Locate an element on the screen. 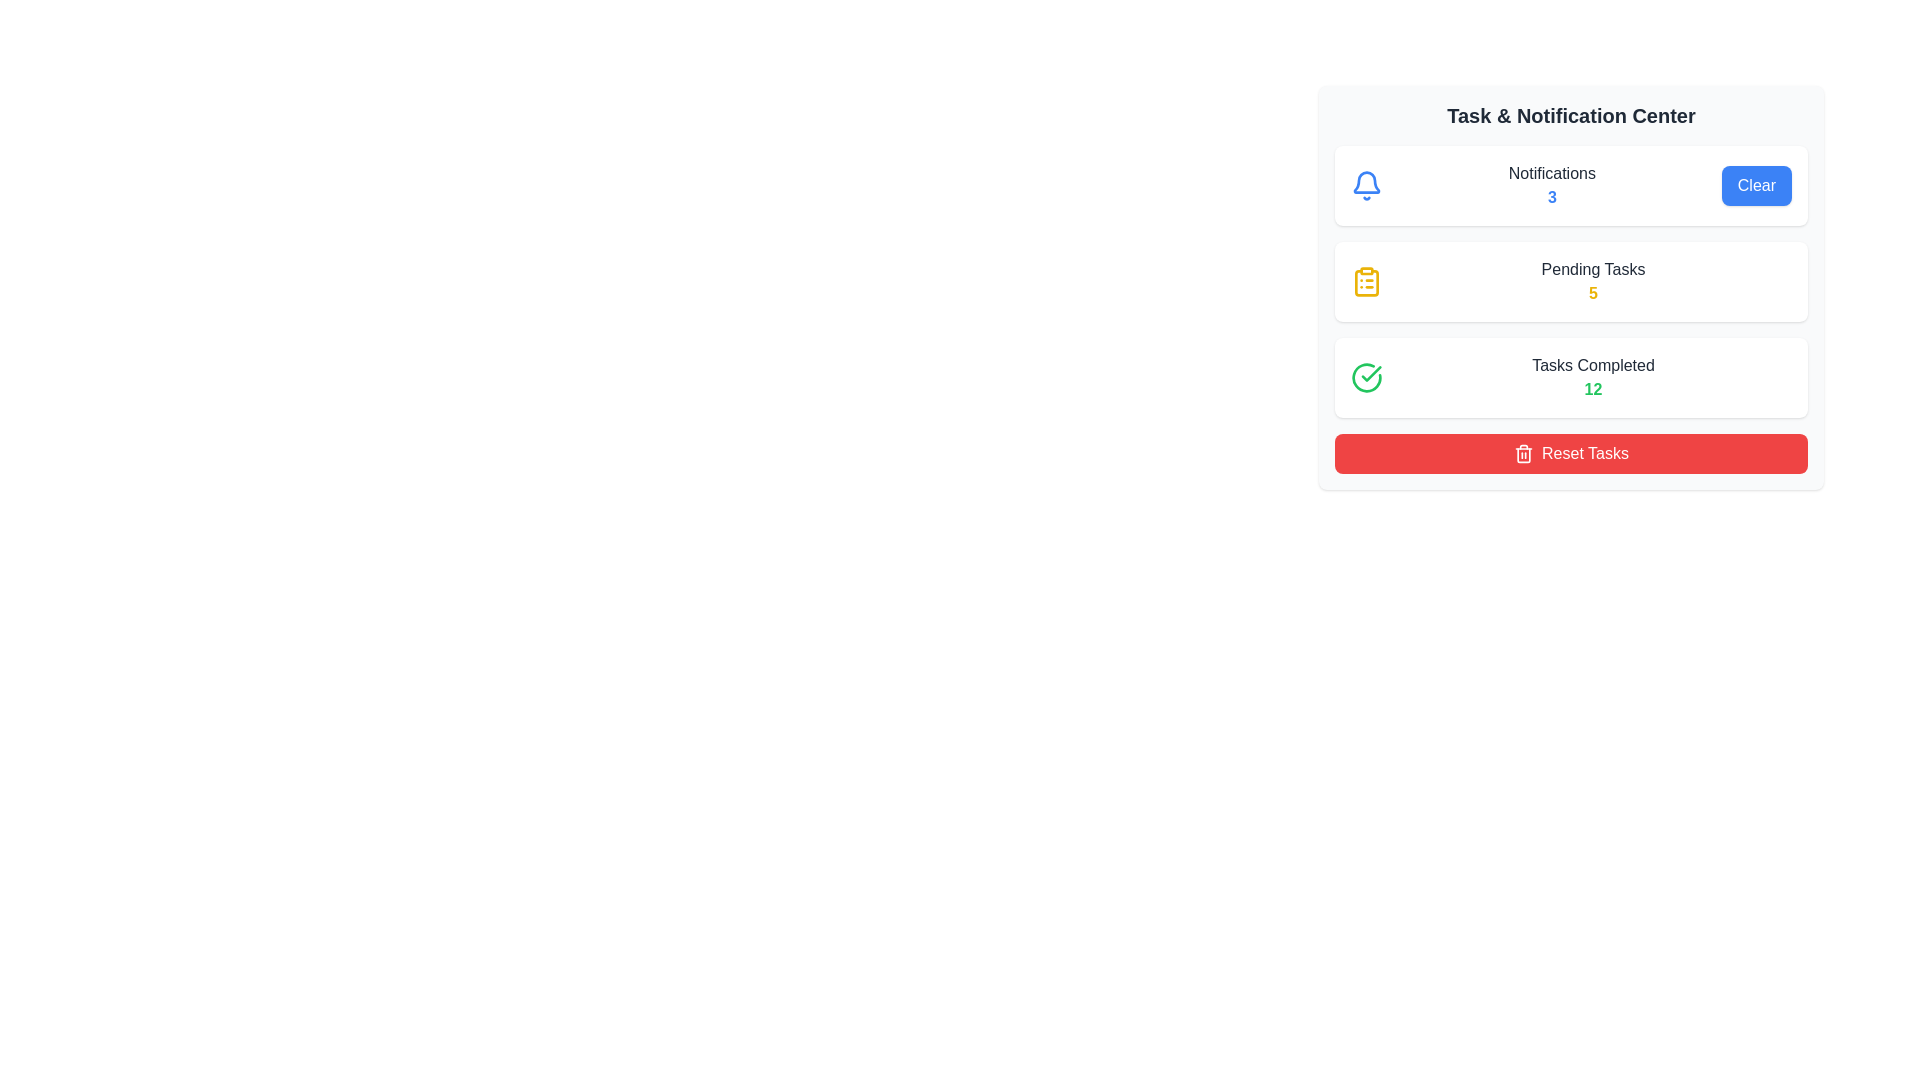  the green circular icon with a checkmark within it, located in the top-left corner of the 'Tasks Completed' section, by clicking on it is located at coordinates (1366, 378).